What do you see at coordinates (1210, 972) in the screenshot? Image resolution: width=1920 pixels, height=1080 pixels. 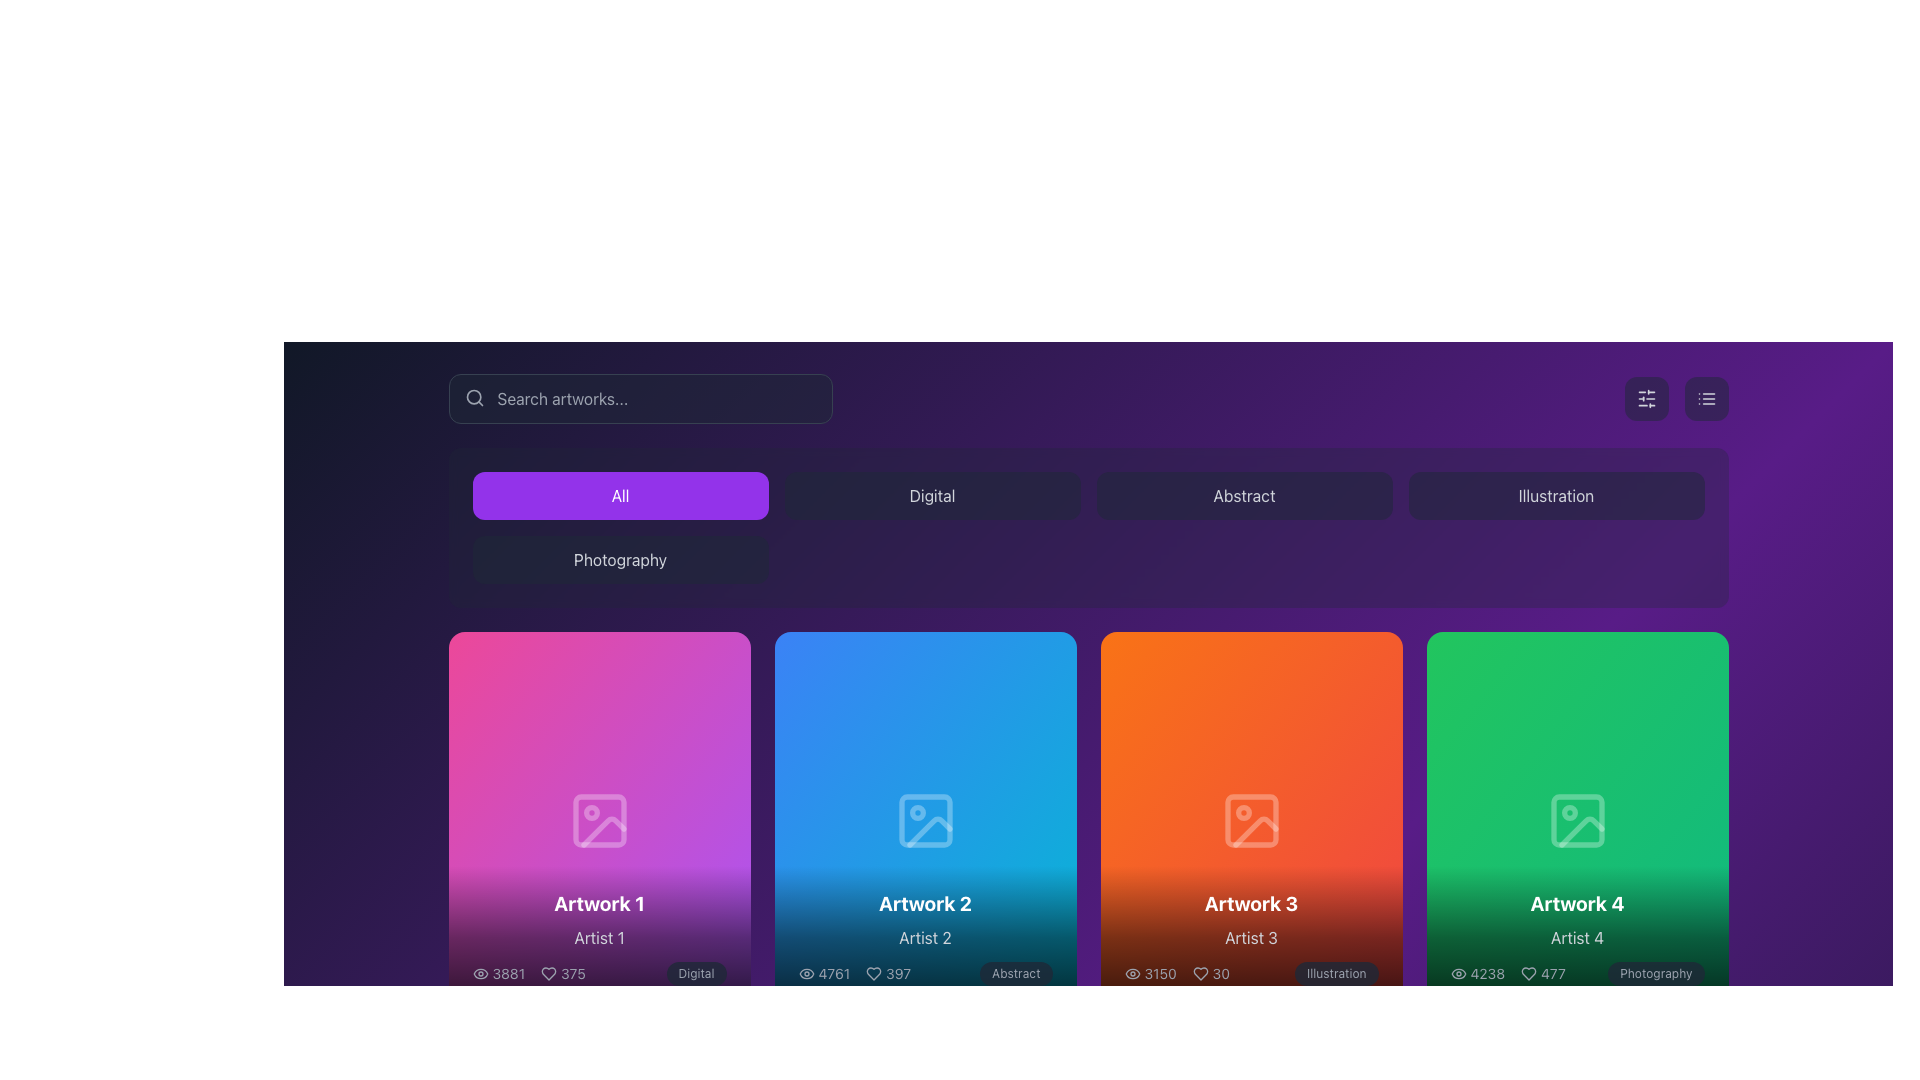 I see `the textual label indicating the number of likes for 'Artwork 3', located in the bottom left corner of the card, to the right of the heart icon` at bounding box center [1210, 972].